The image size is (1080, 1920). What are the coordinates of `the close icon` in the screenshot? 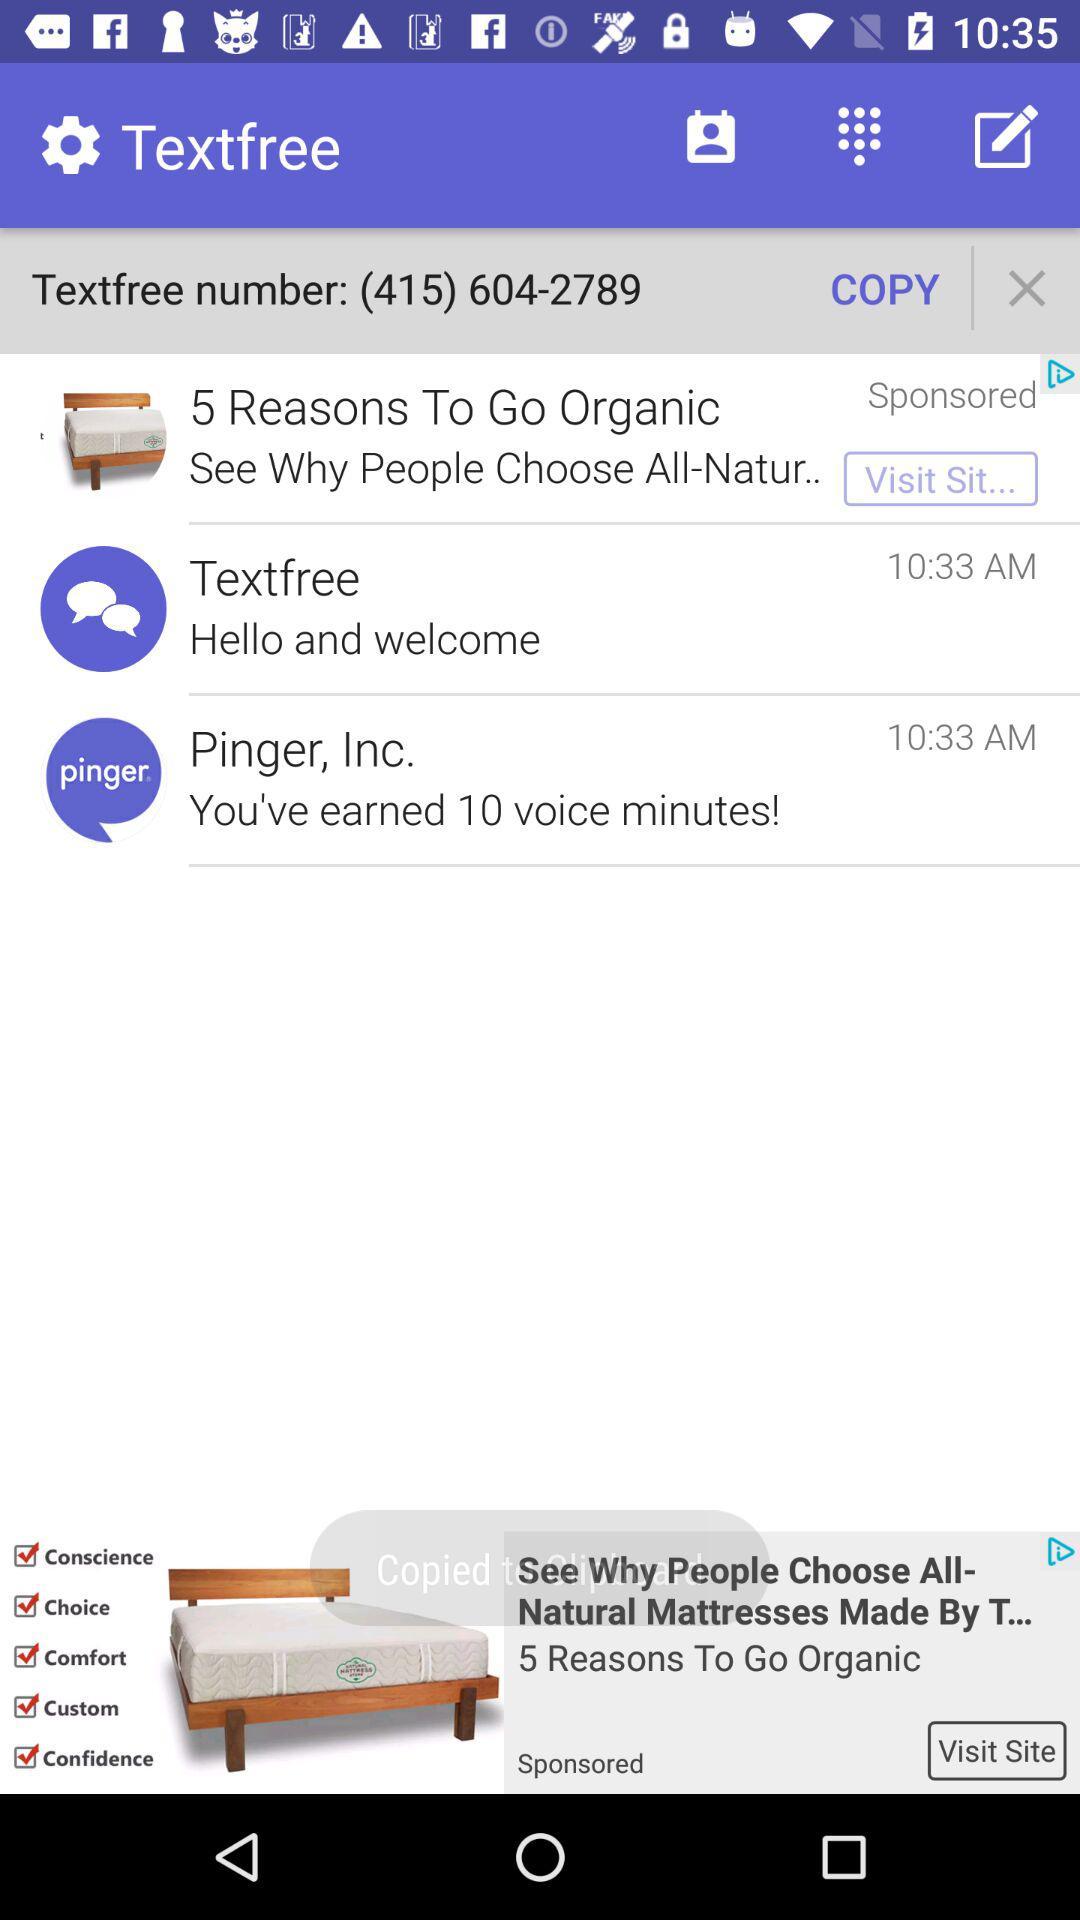 It's located at (1027, 287).